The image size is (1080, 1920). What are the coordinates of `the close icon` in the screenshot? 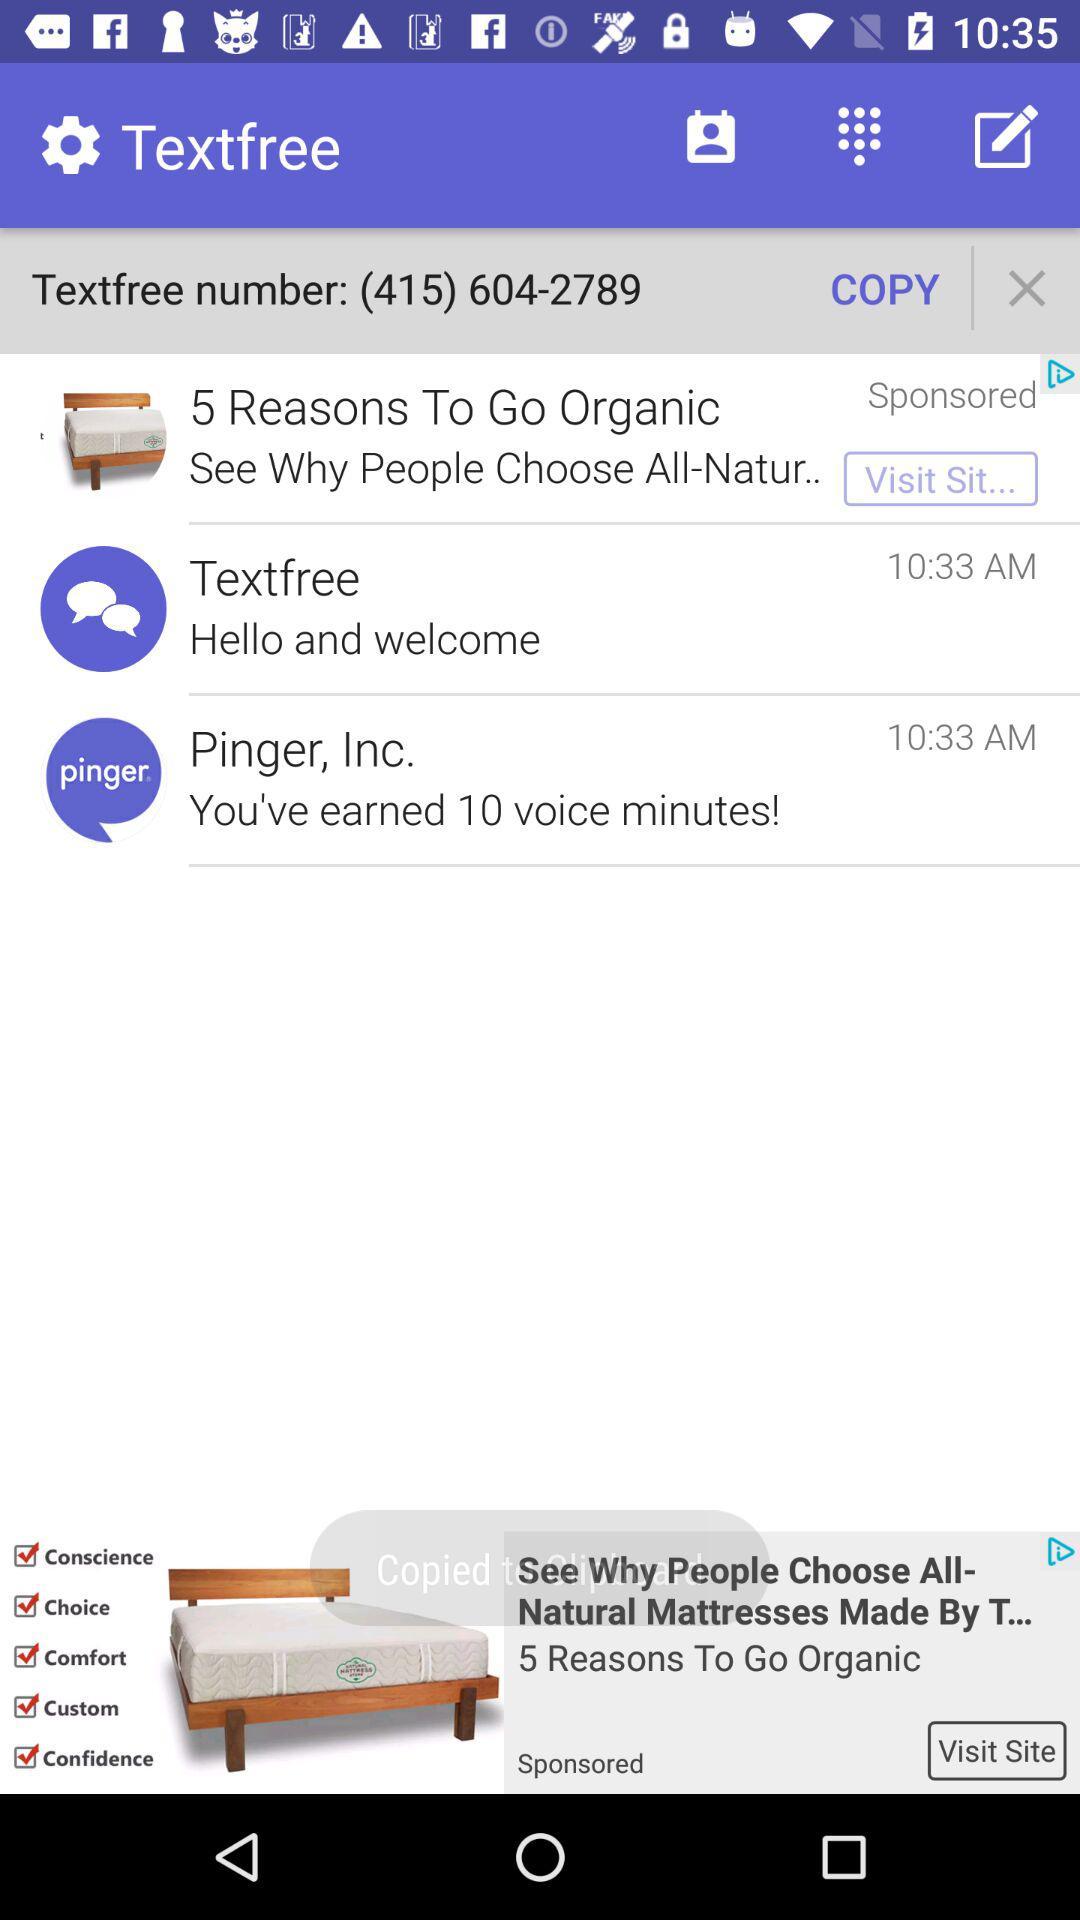 It's located at (1027, 287).